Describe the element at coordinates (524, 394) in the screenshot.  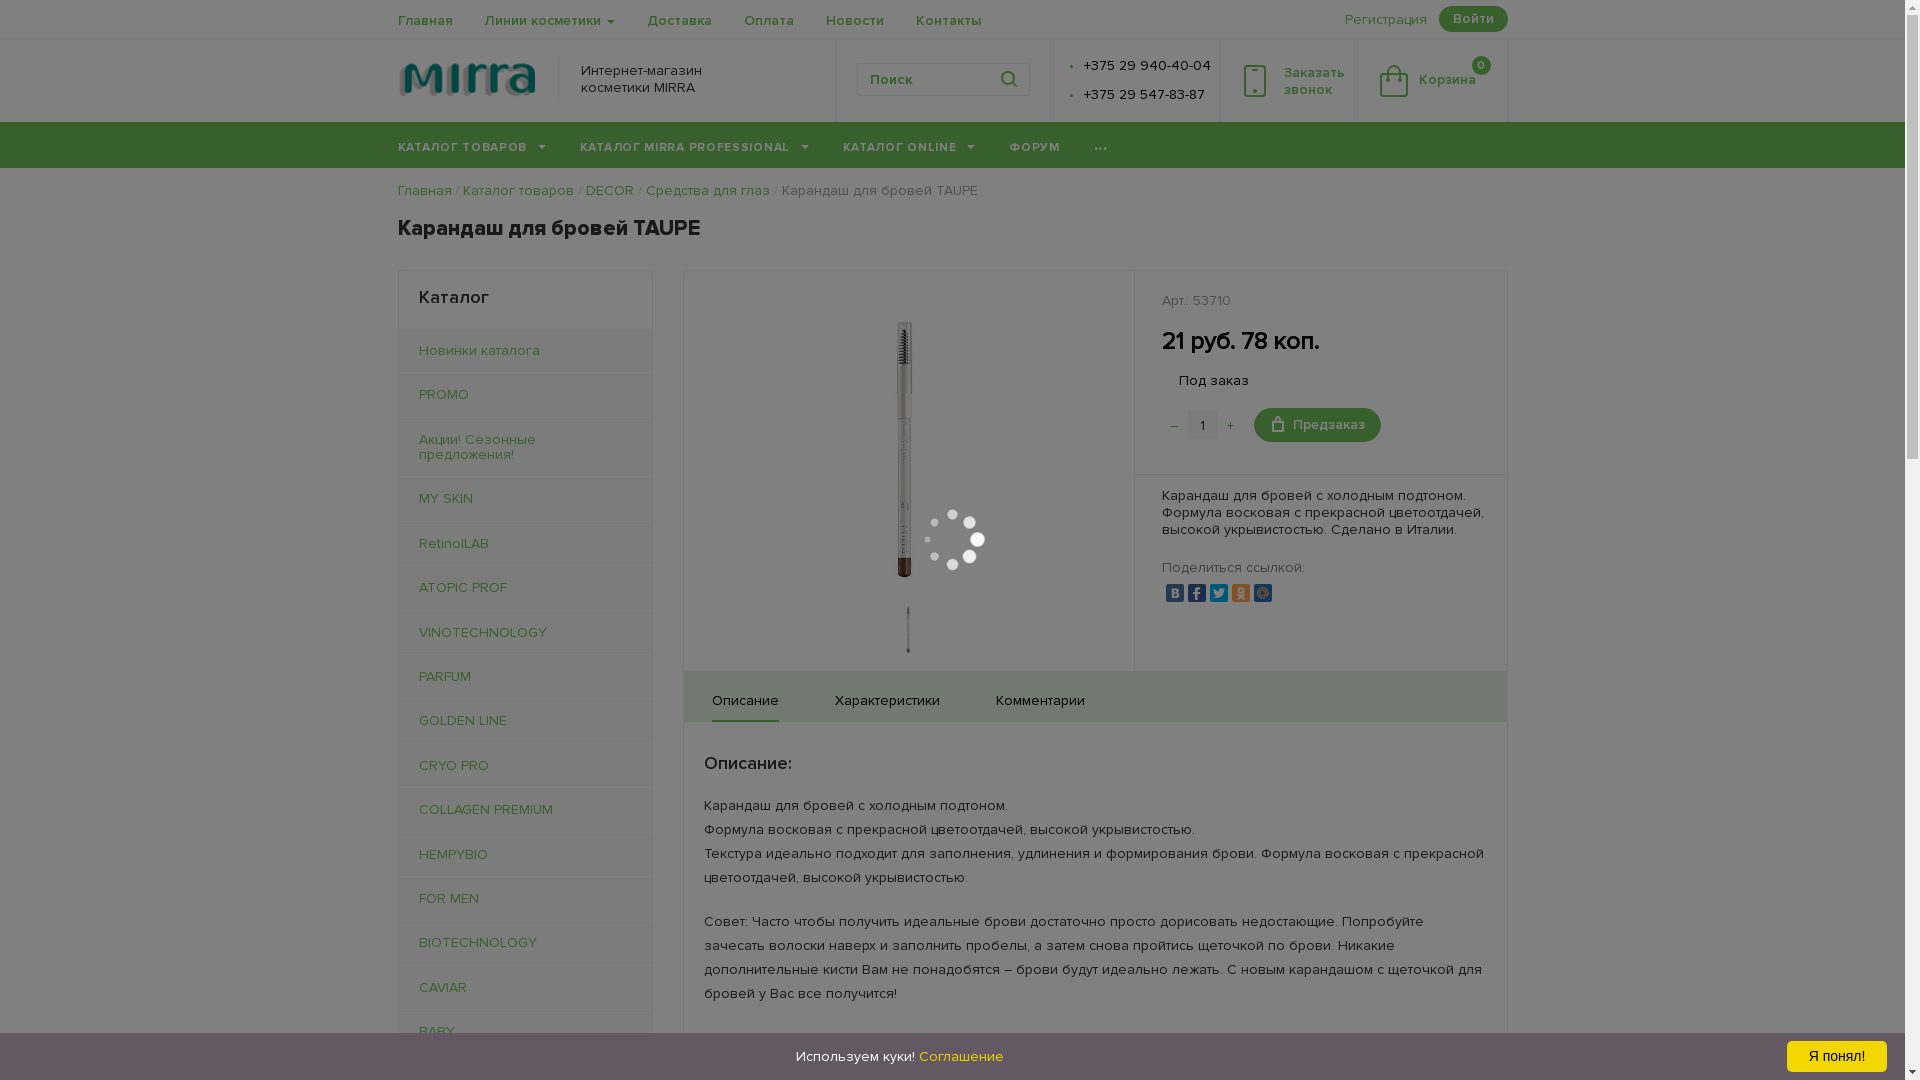
I see `'PROMO'` at that location.